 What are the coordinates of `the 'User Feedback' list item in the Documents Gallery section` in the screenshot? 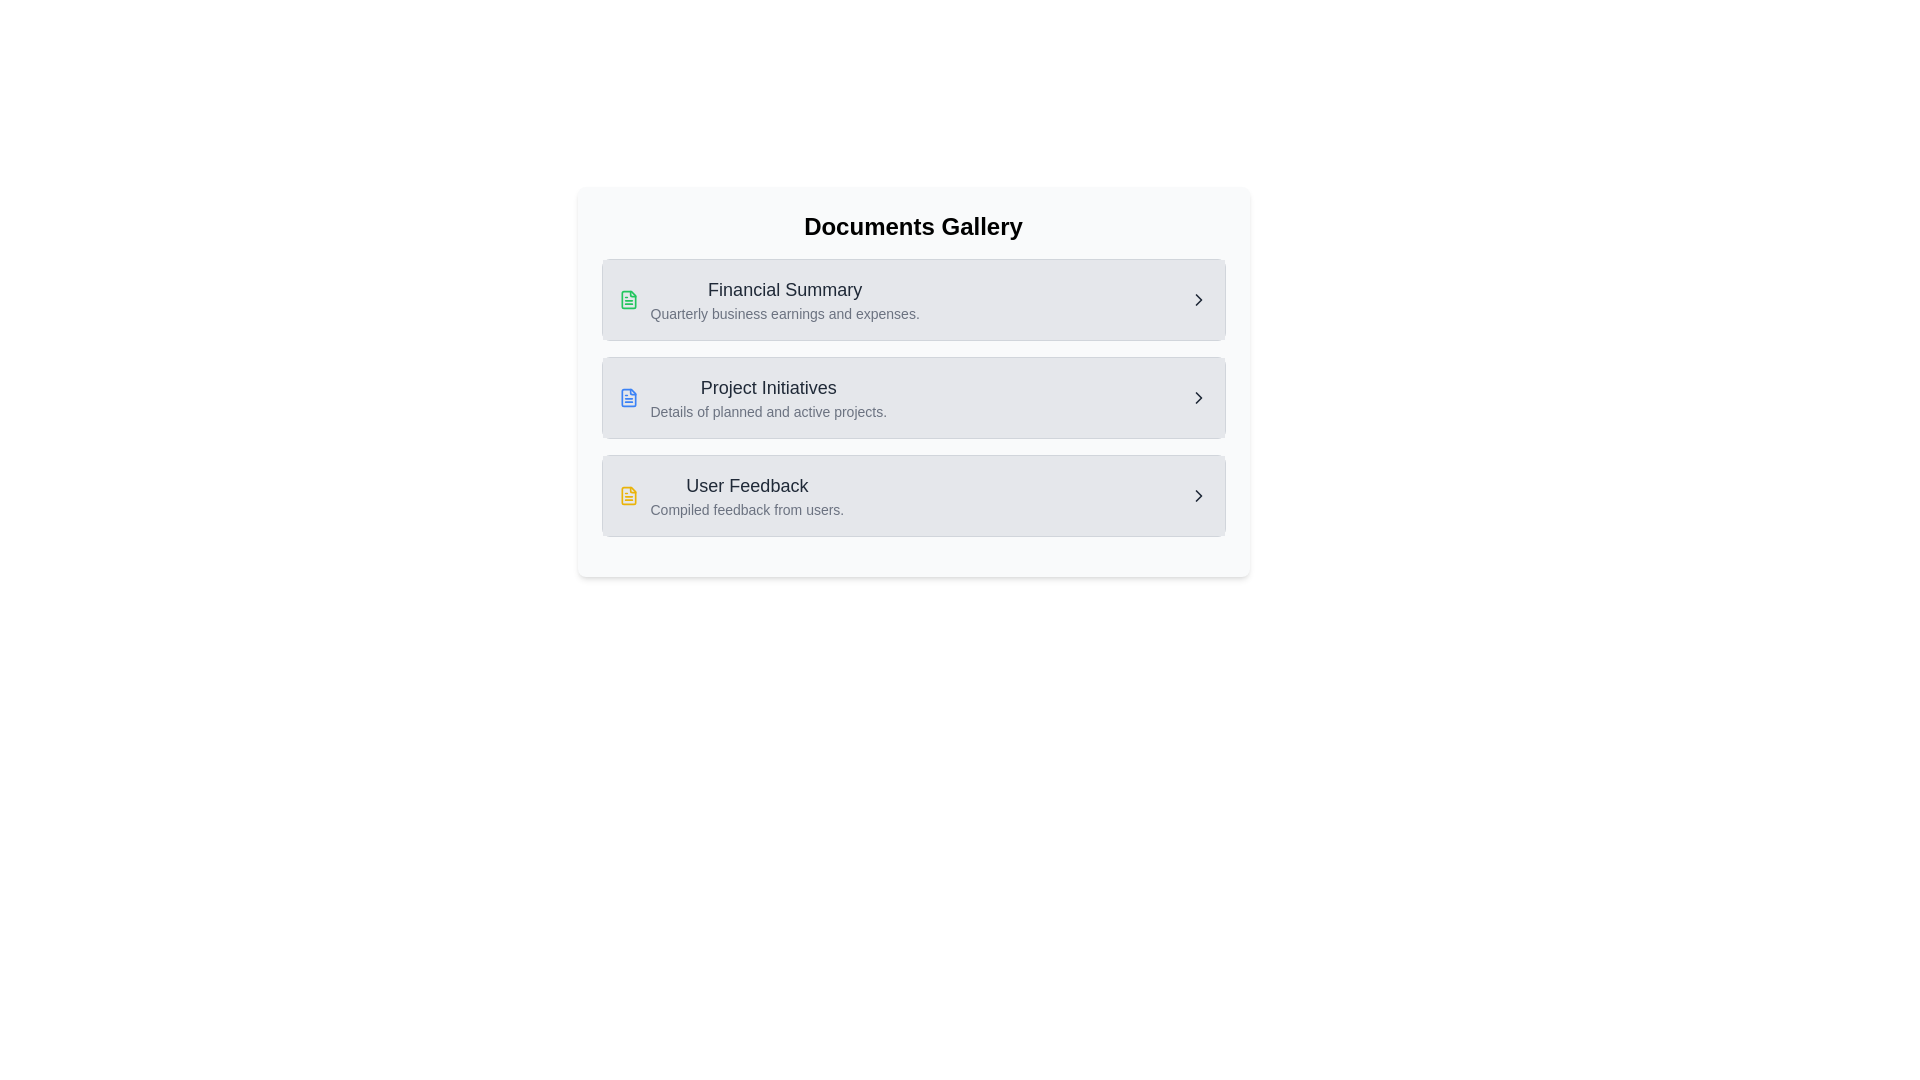 It's located at (912, 495).